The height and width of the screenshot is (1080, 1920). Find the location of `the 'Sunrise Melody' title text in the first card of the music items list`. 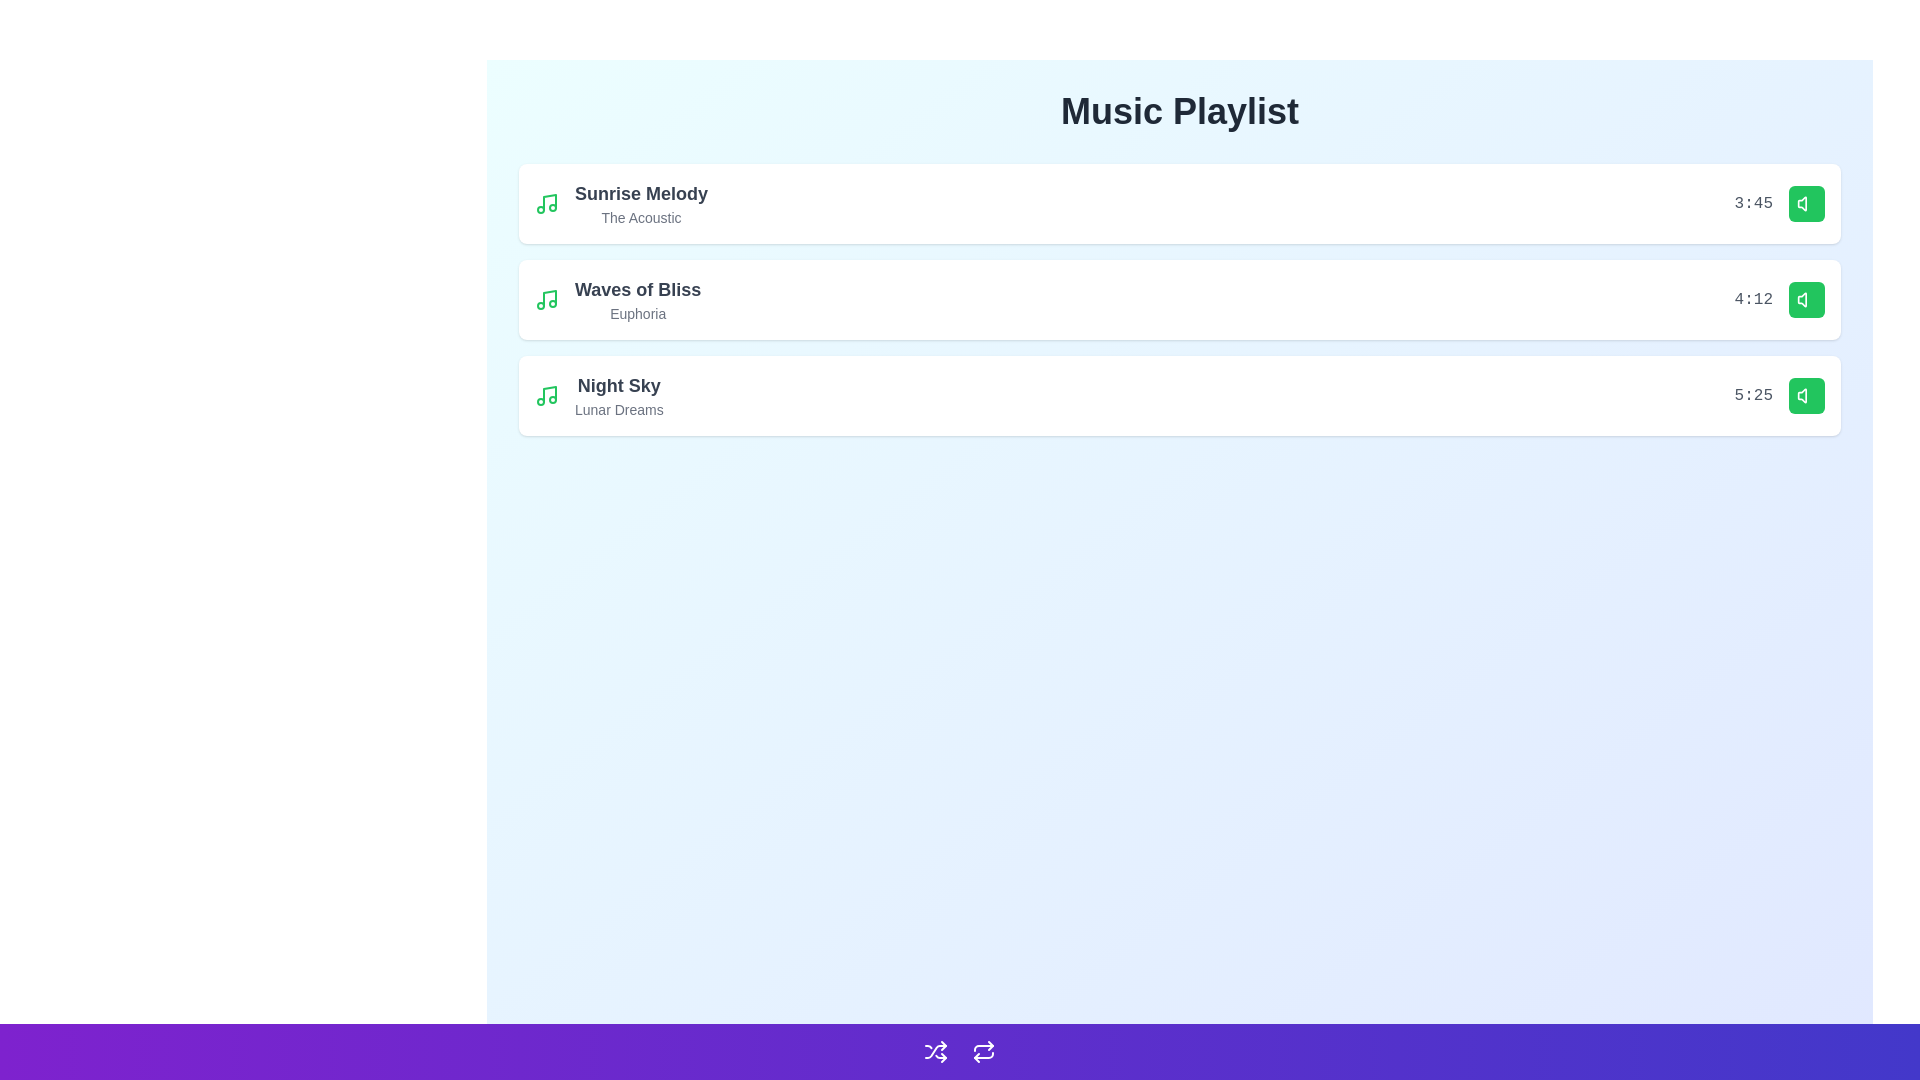

the 'Sunrise Melody' title text in the first card of the music items list is located at coordinates (641, 204).